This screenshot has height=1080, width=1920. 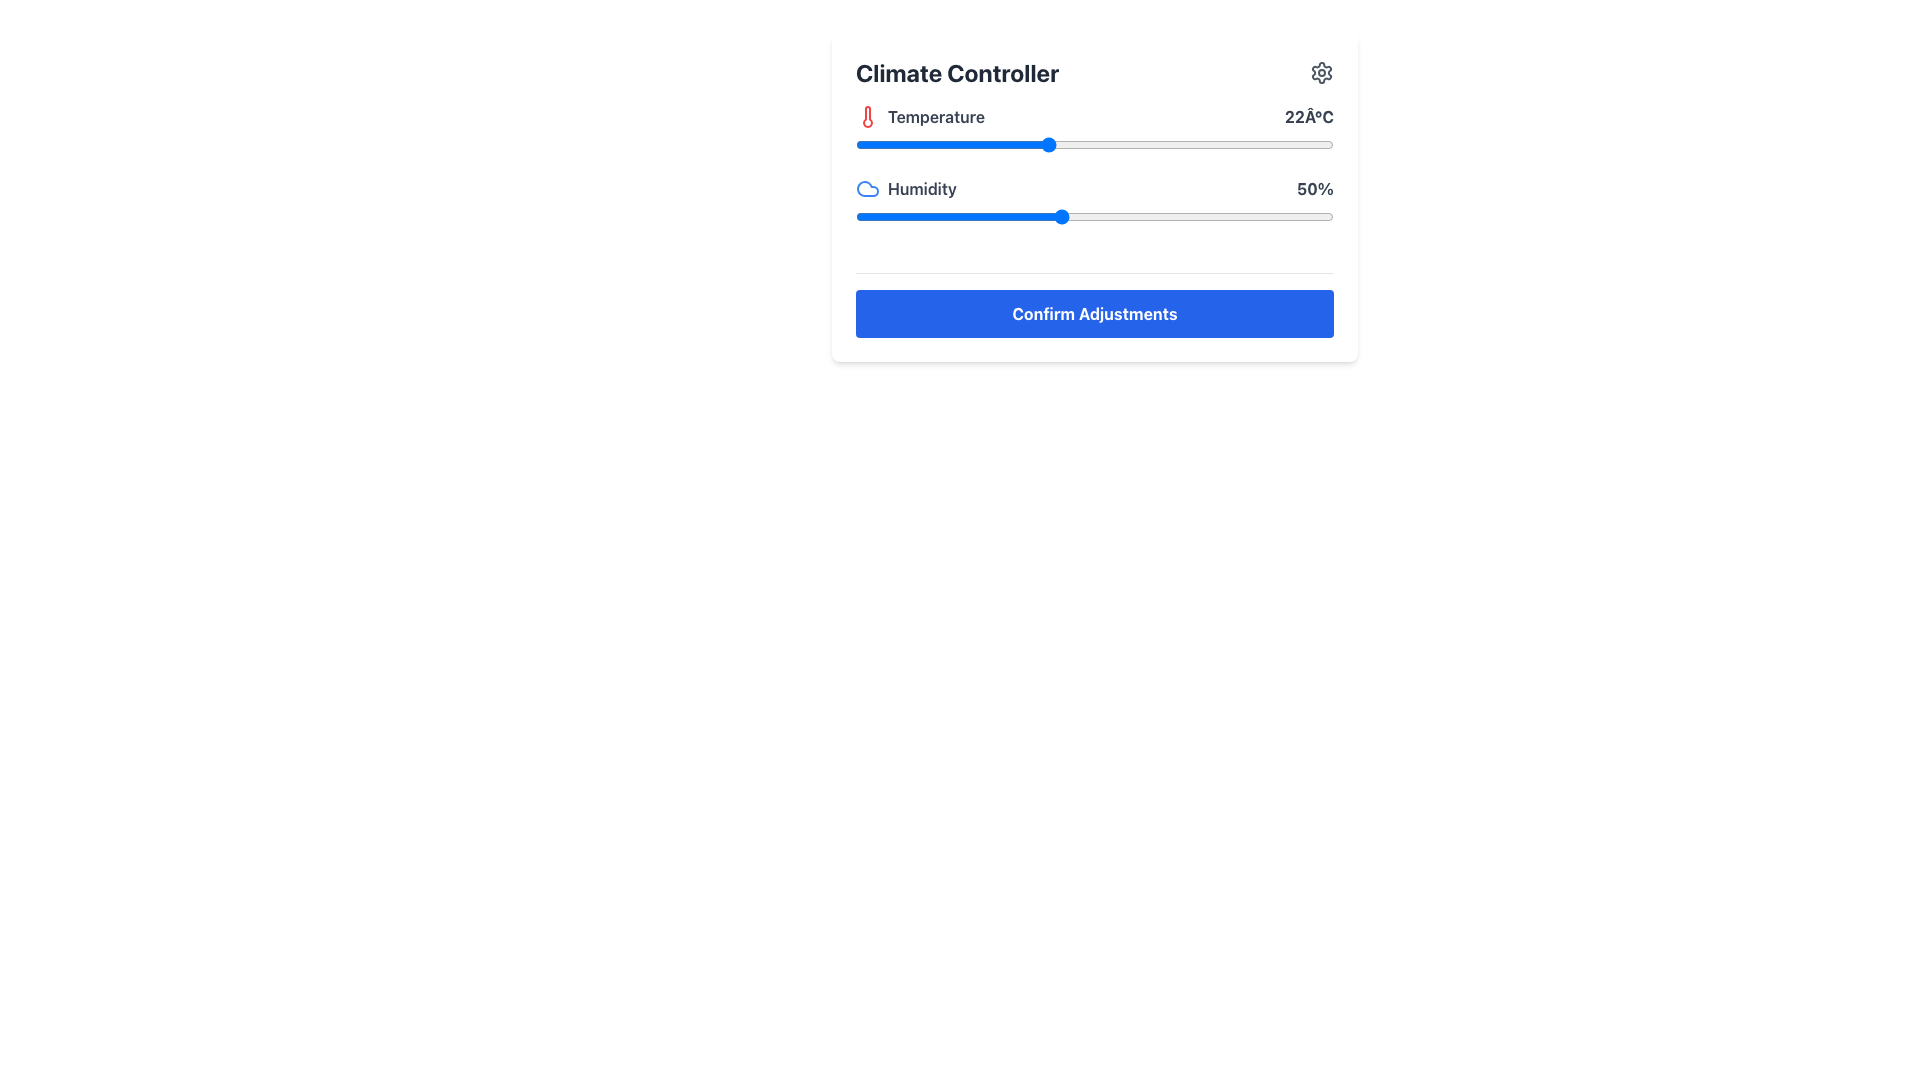 I want to click on humidity, so click(x=1073, y=216).